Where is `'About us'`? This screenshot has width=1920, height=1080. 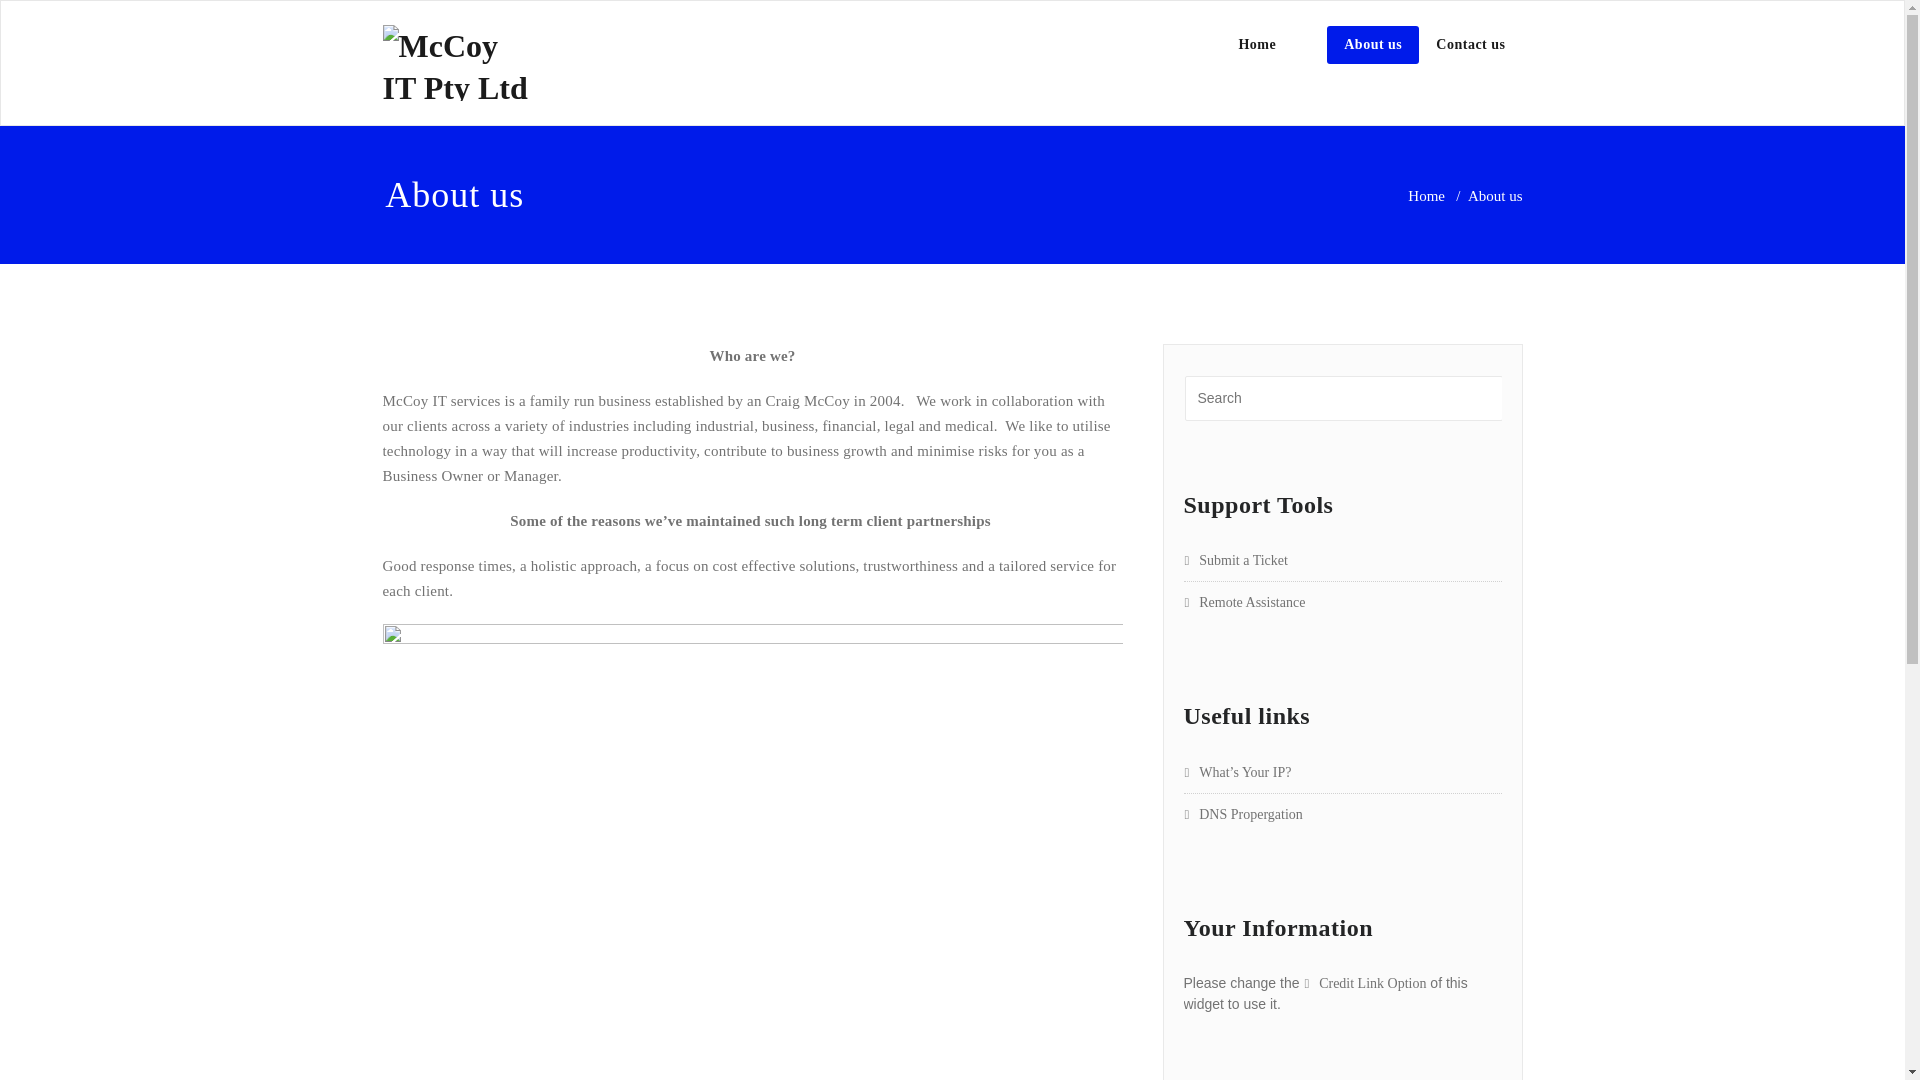 'About us' is located at coordinates (1371, 45).